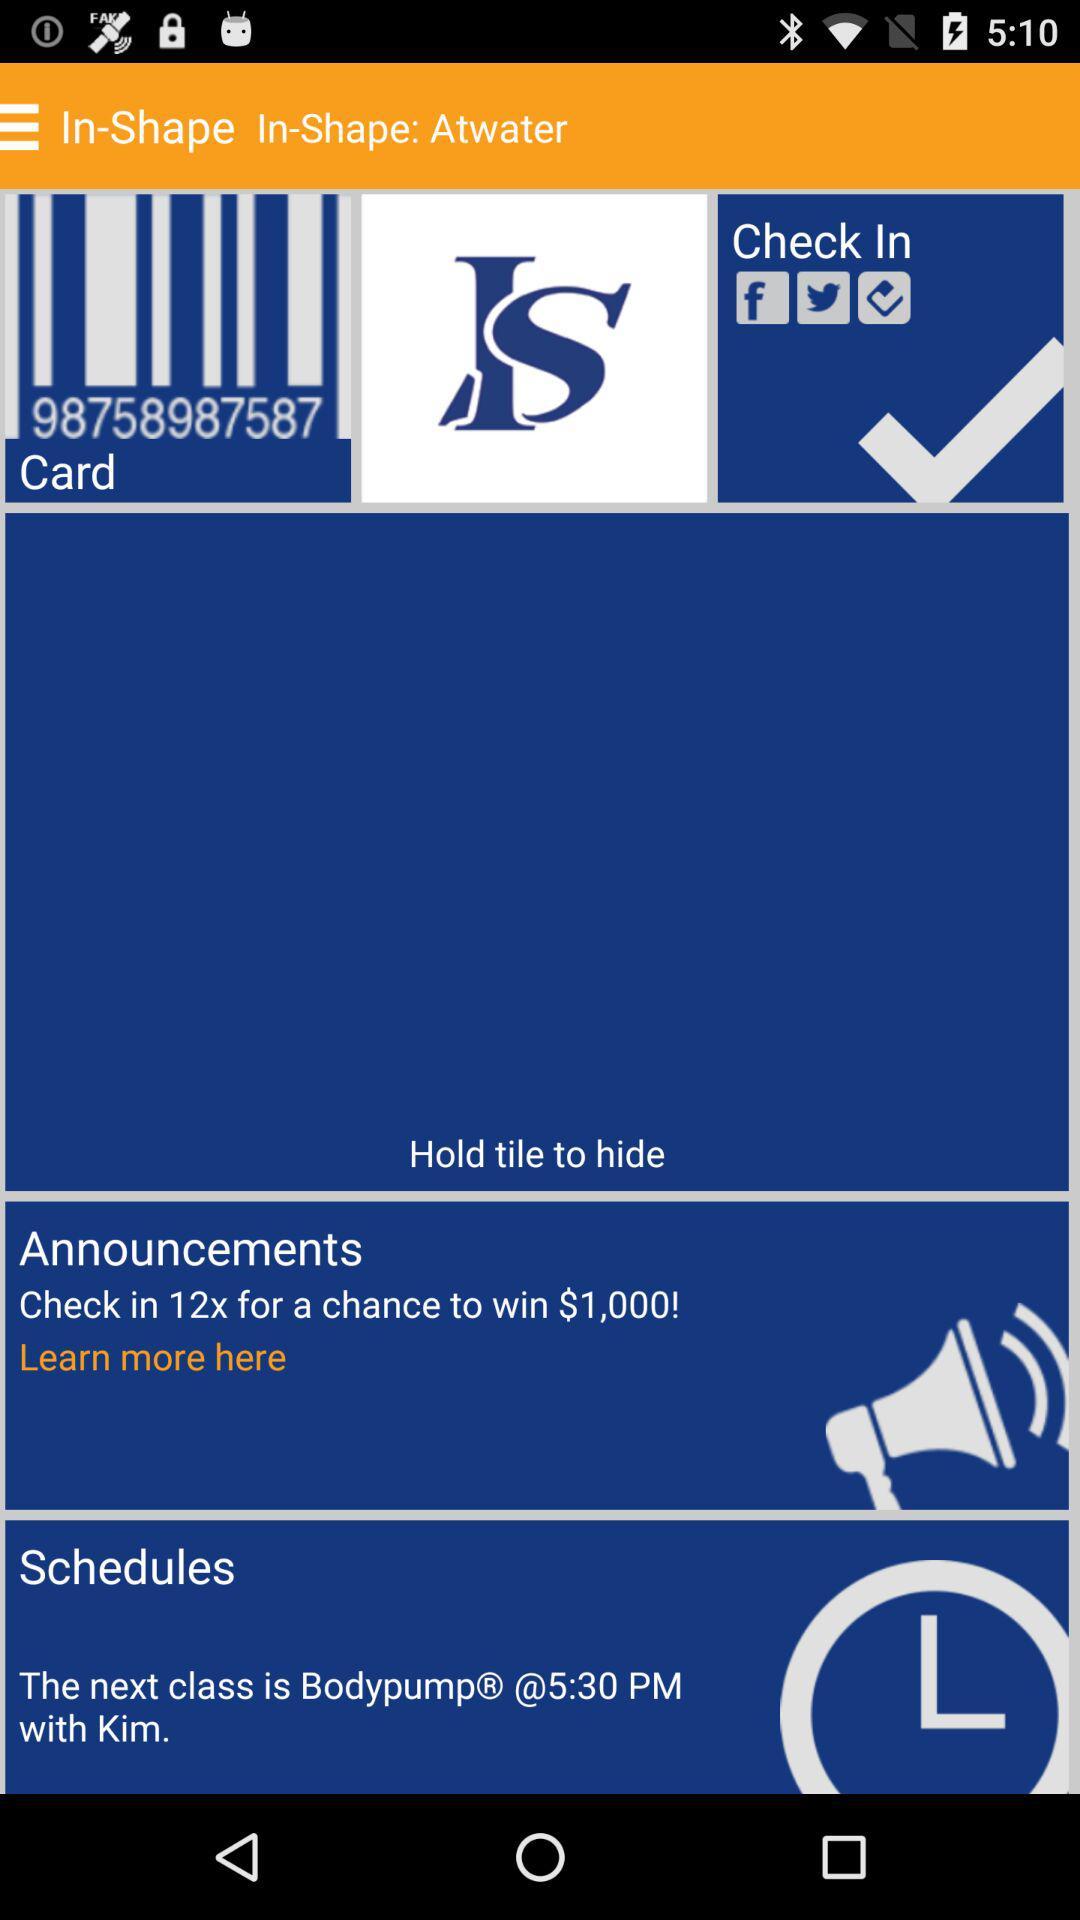 This screenshot has width=1080, height=1920. What do you see at coordinates (763, 296) in the screenshot?
I see `the facebook icon` at bounding box center [763, 296].